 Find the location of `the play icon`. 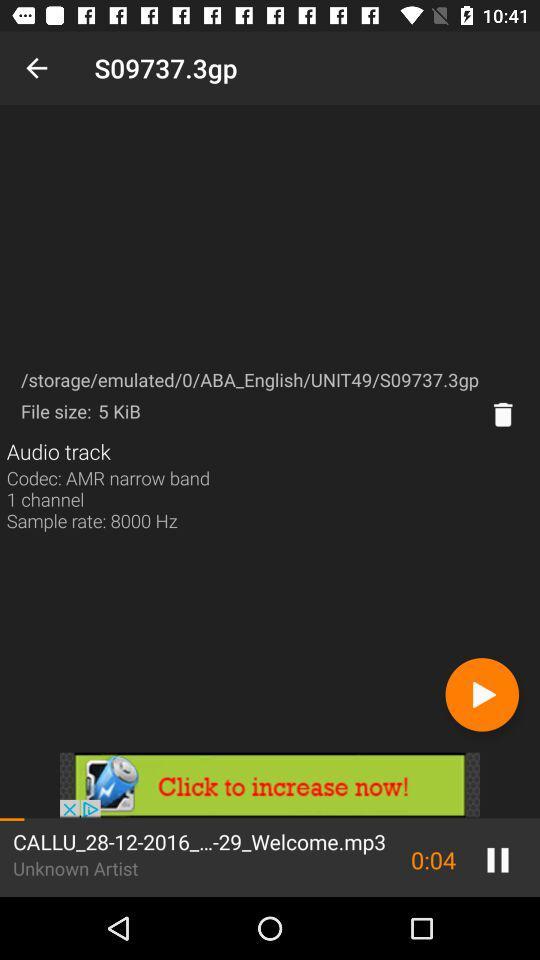

the play icon is located at coordinates (481, 694).